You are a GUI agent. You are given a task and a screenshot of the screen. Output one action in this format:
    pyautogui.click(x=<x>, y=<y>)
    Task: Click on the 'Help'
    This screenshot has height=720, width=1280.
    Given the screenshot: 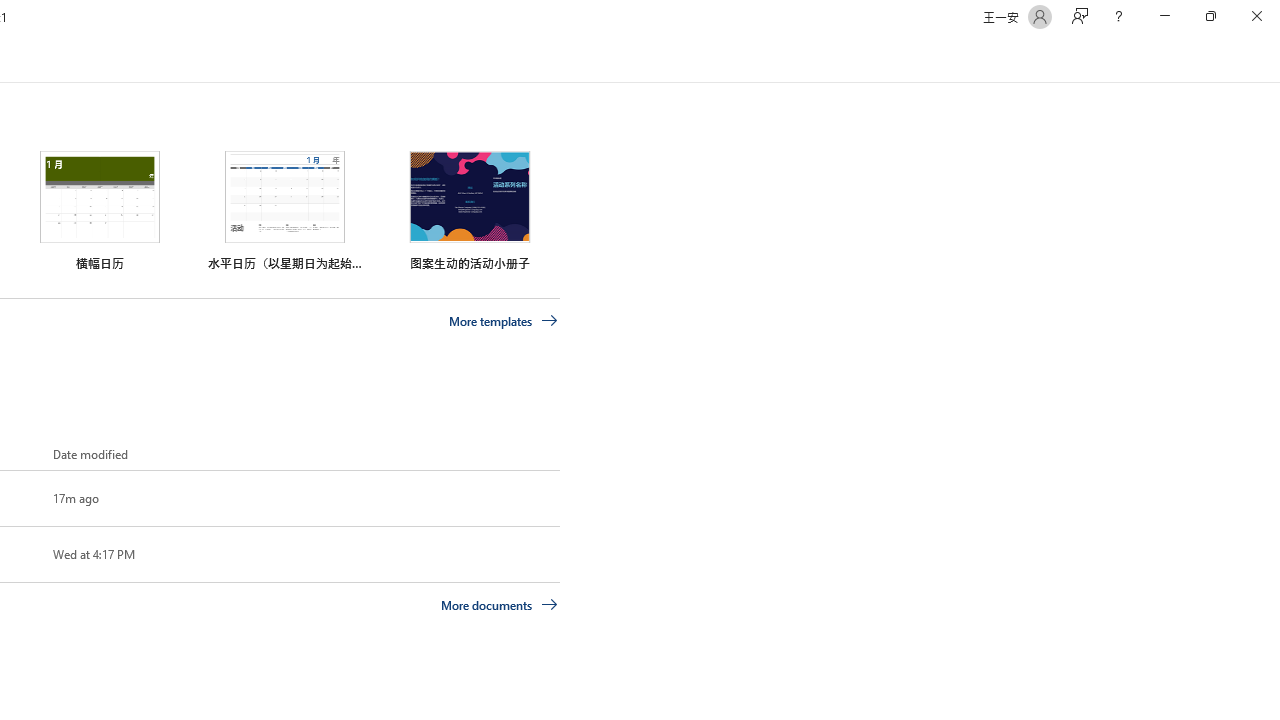 What is the action you would take?
    pyautogui.click(x=1117, y=16)
    